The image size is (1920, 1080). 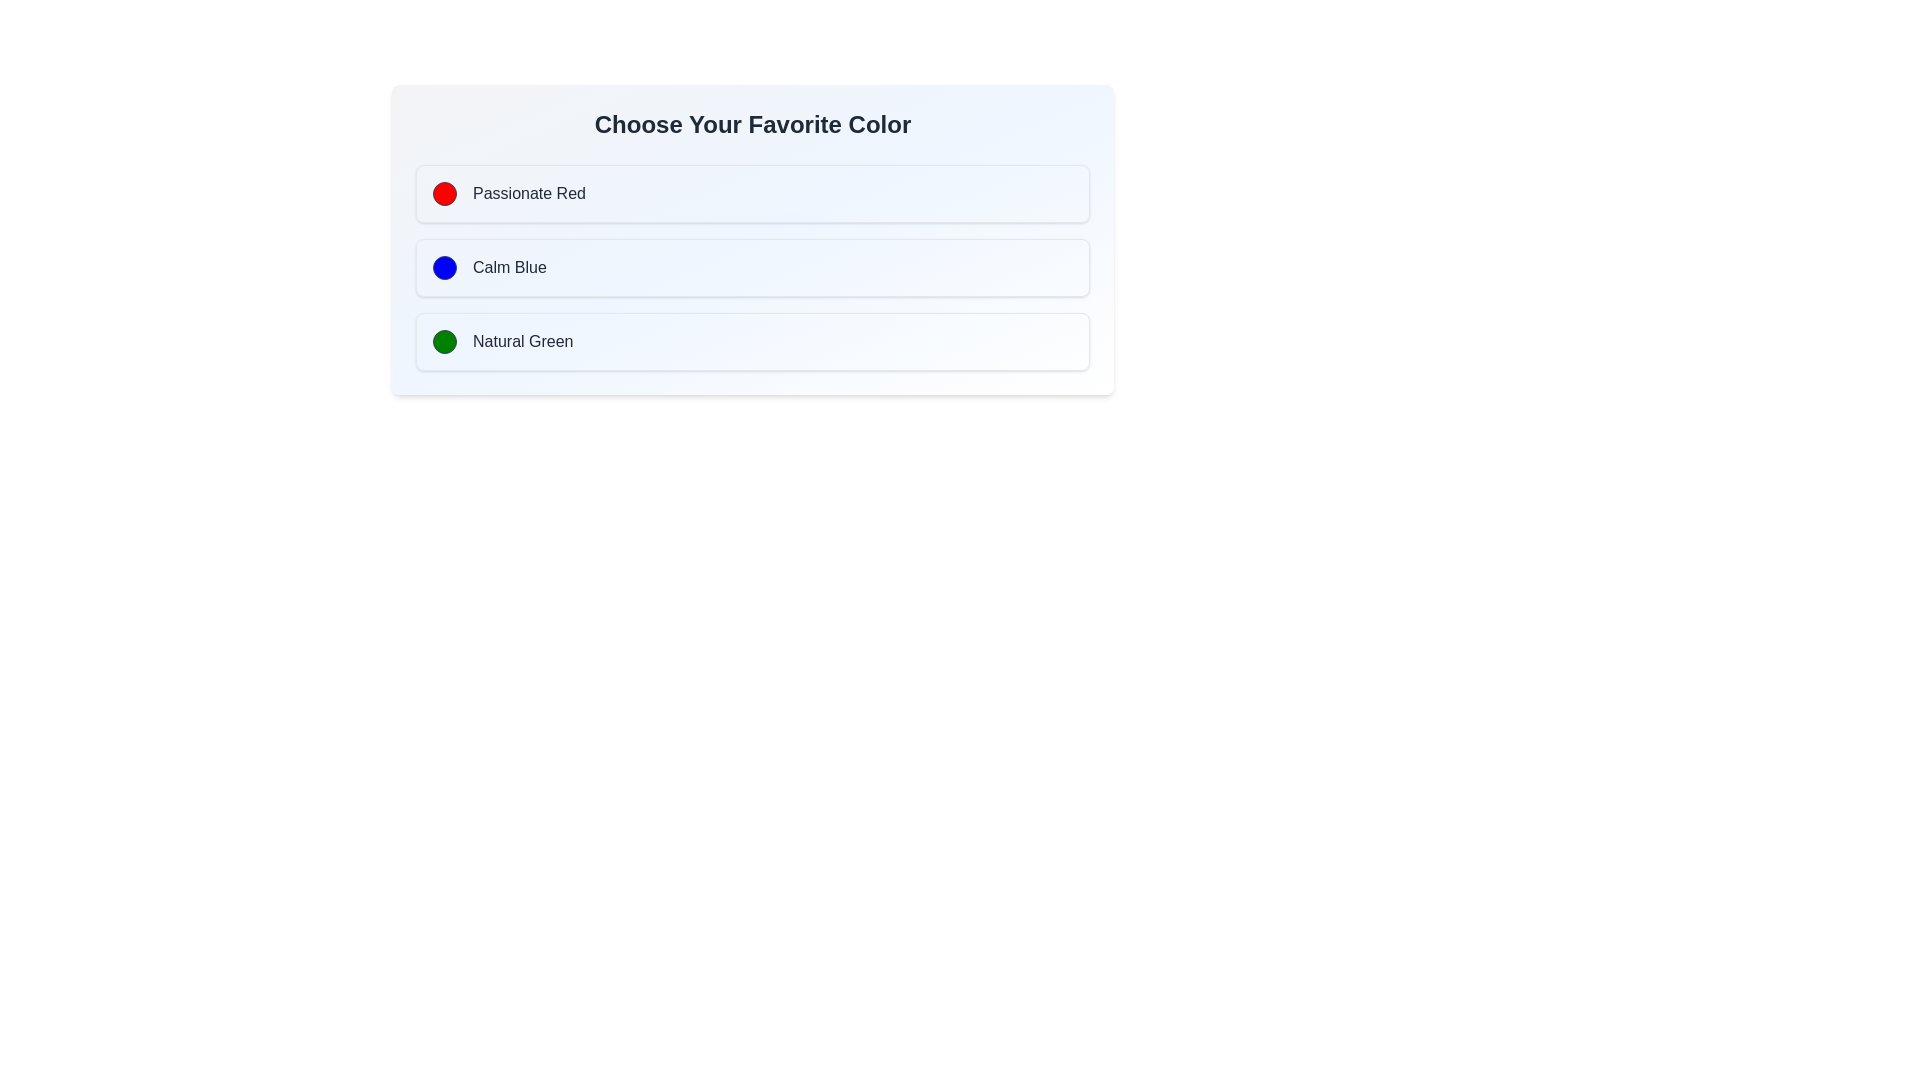 I want to click on the small circular blue indicator with a gray border located to the left of the text 'Calm Blue', so click(x=444, y=266).